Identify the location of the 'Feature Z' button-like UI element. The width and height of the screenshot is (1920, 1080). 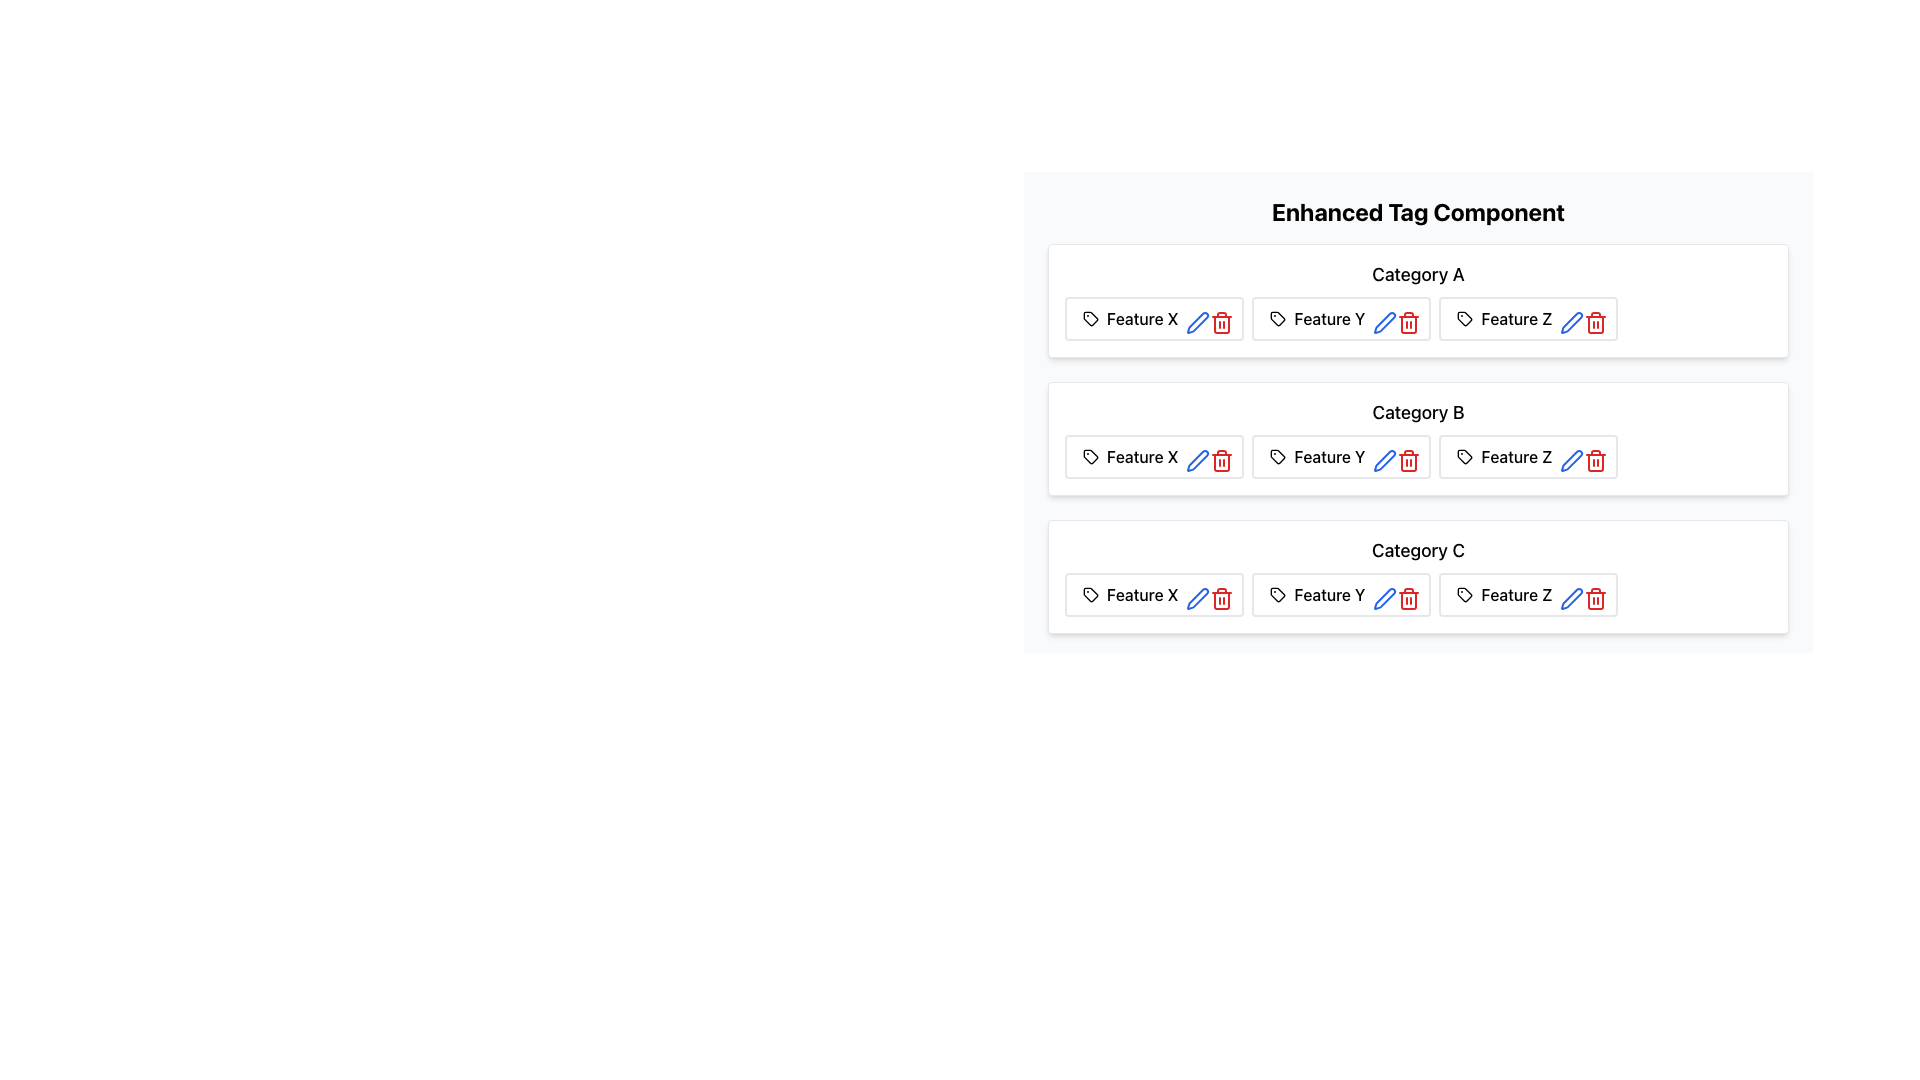
(1527, 318).